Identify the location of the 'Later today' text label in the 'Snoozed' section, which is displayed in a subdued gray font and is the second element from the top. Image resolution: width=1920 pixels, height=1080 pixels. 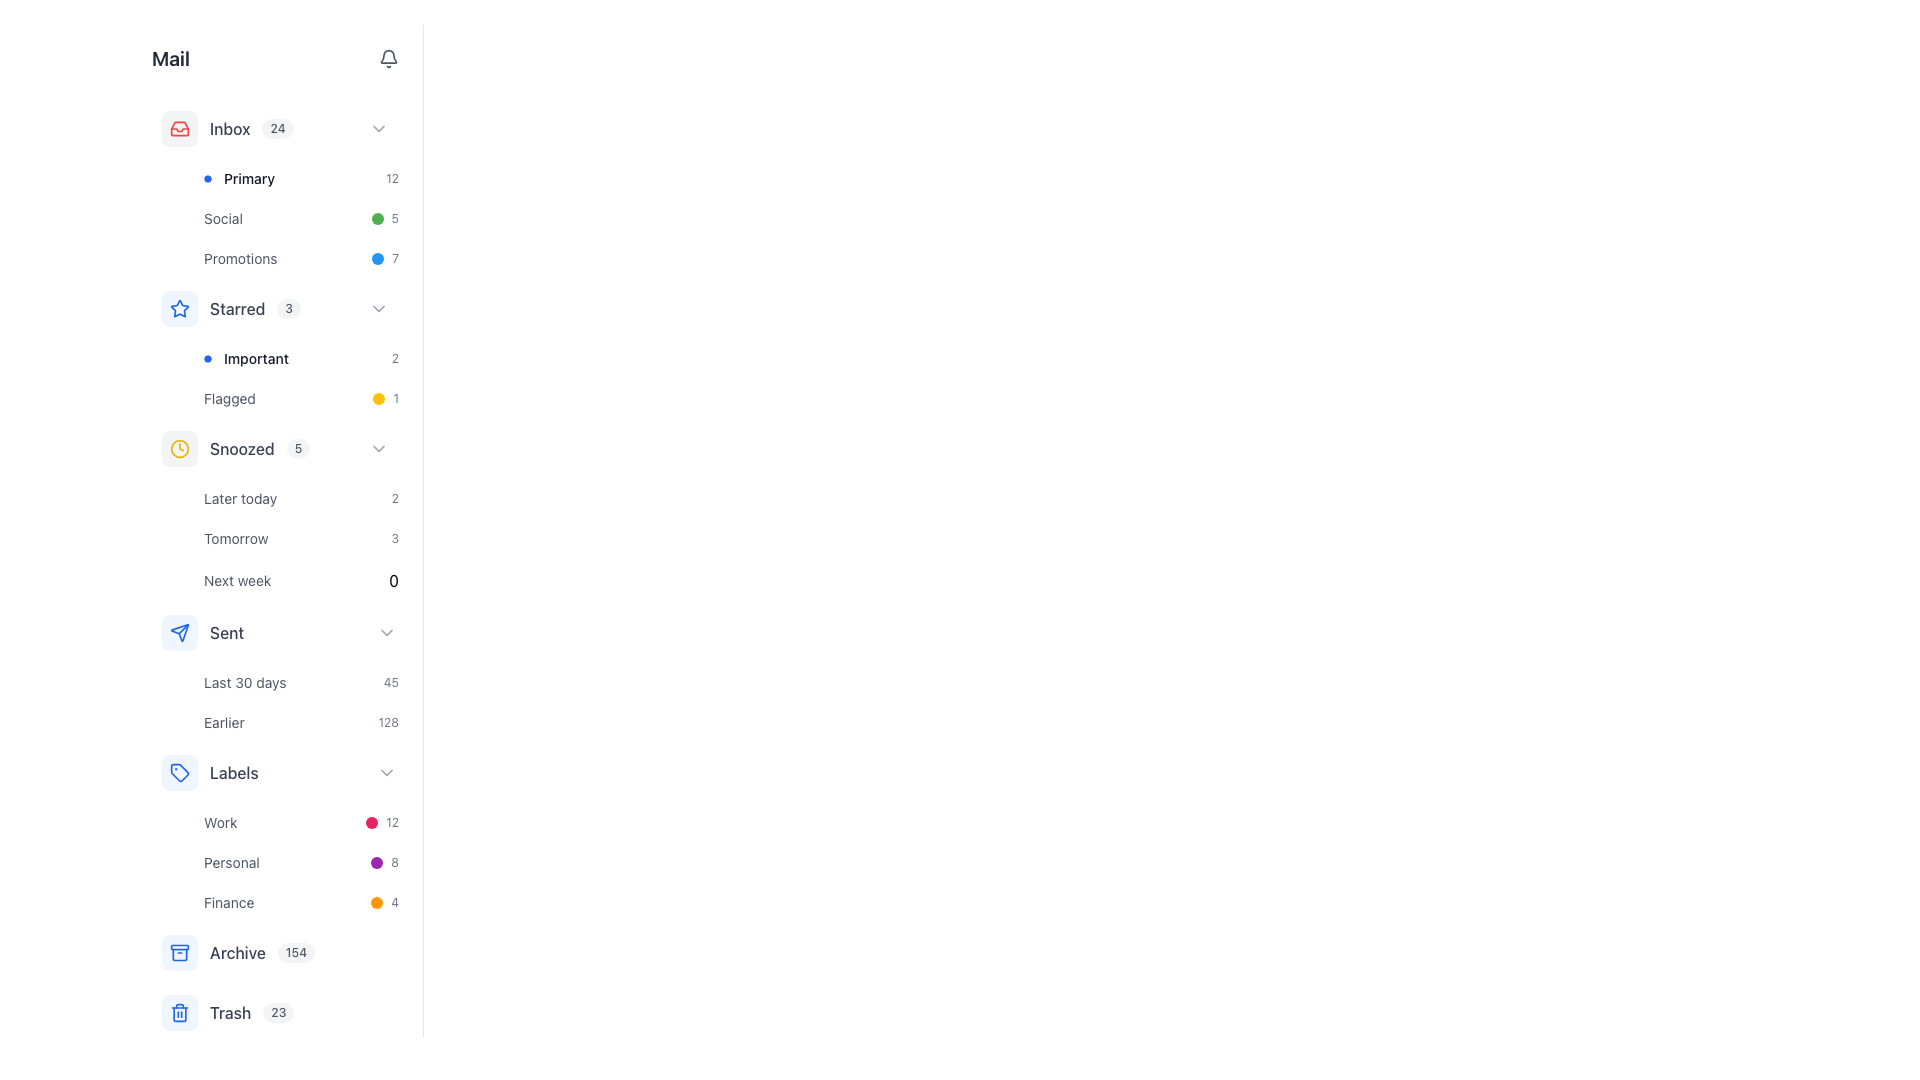
(240, 497).